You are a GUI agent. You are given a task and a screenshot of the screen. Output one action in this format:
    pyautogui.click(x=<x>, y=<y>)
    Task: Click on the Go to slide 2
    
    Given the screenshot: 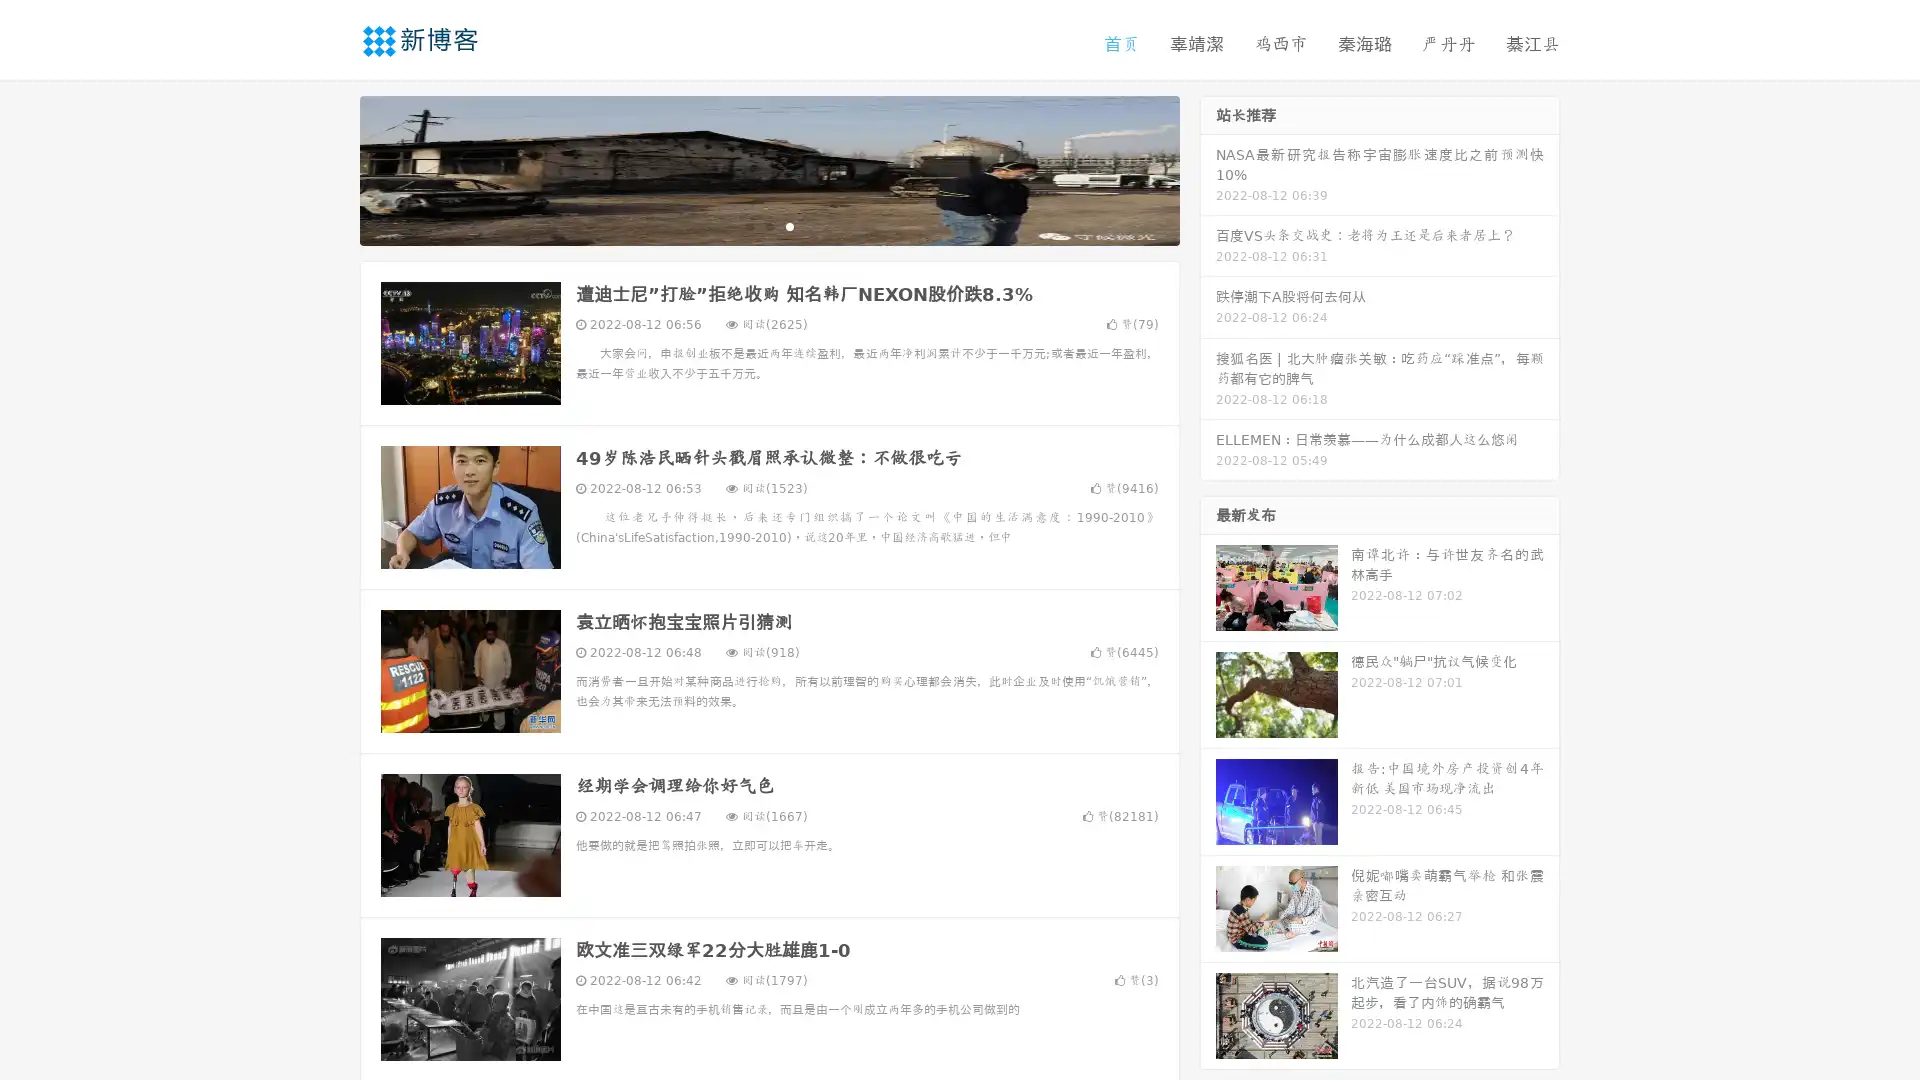 What is the action you would take?
    pyautogui.click(x=768, y=225)
    